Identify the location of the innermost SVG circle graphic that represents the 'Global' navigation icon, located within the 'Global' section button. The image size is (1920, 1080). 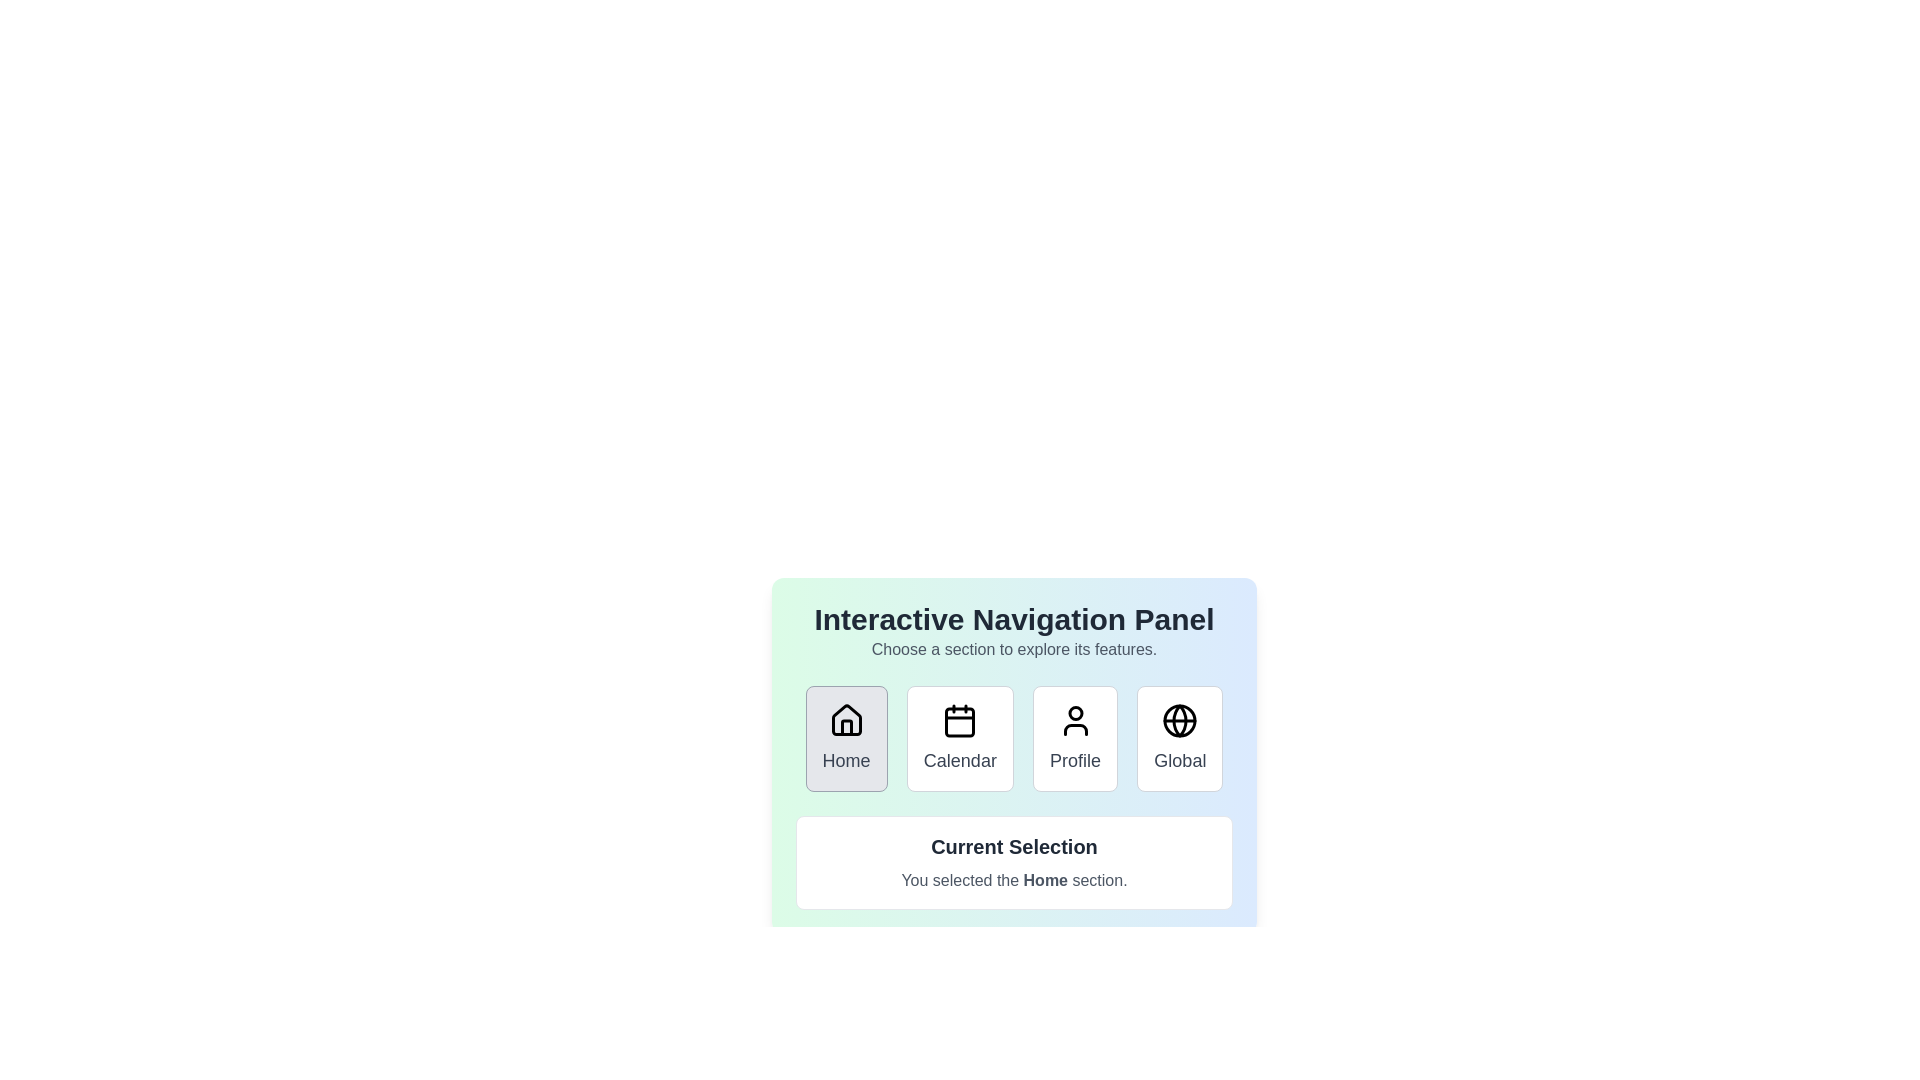
(1180, 721).